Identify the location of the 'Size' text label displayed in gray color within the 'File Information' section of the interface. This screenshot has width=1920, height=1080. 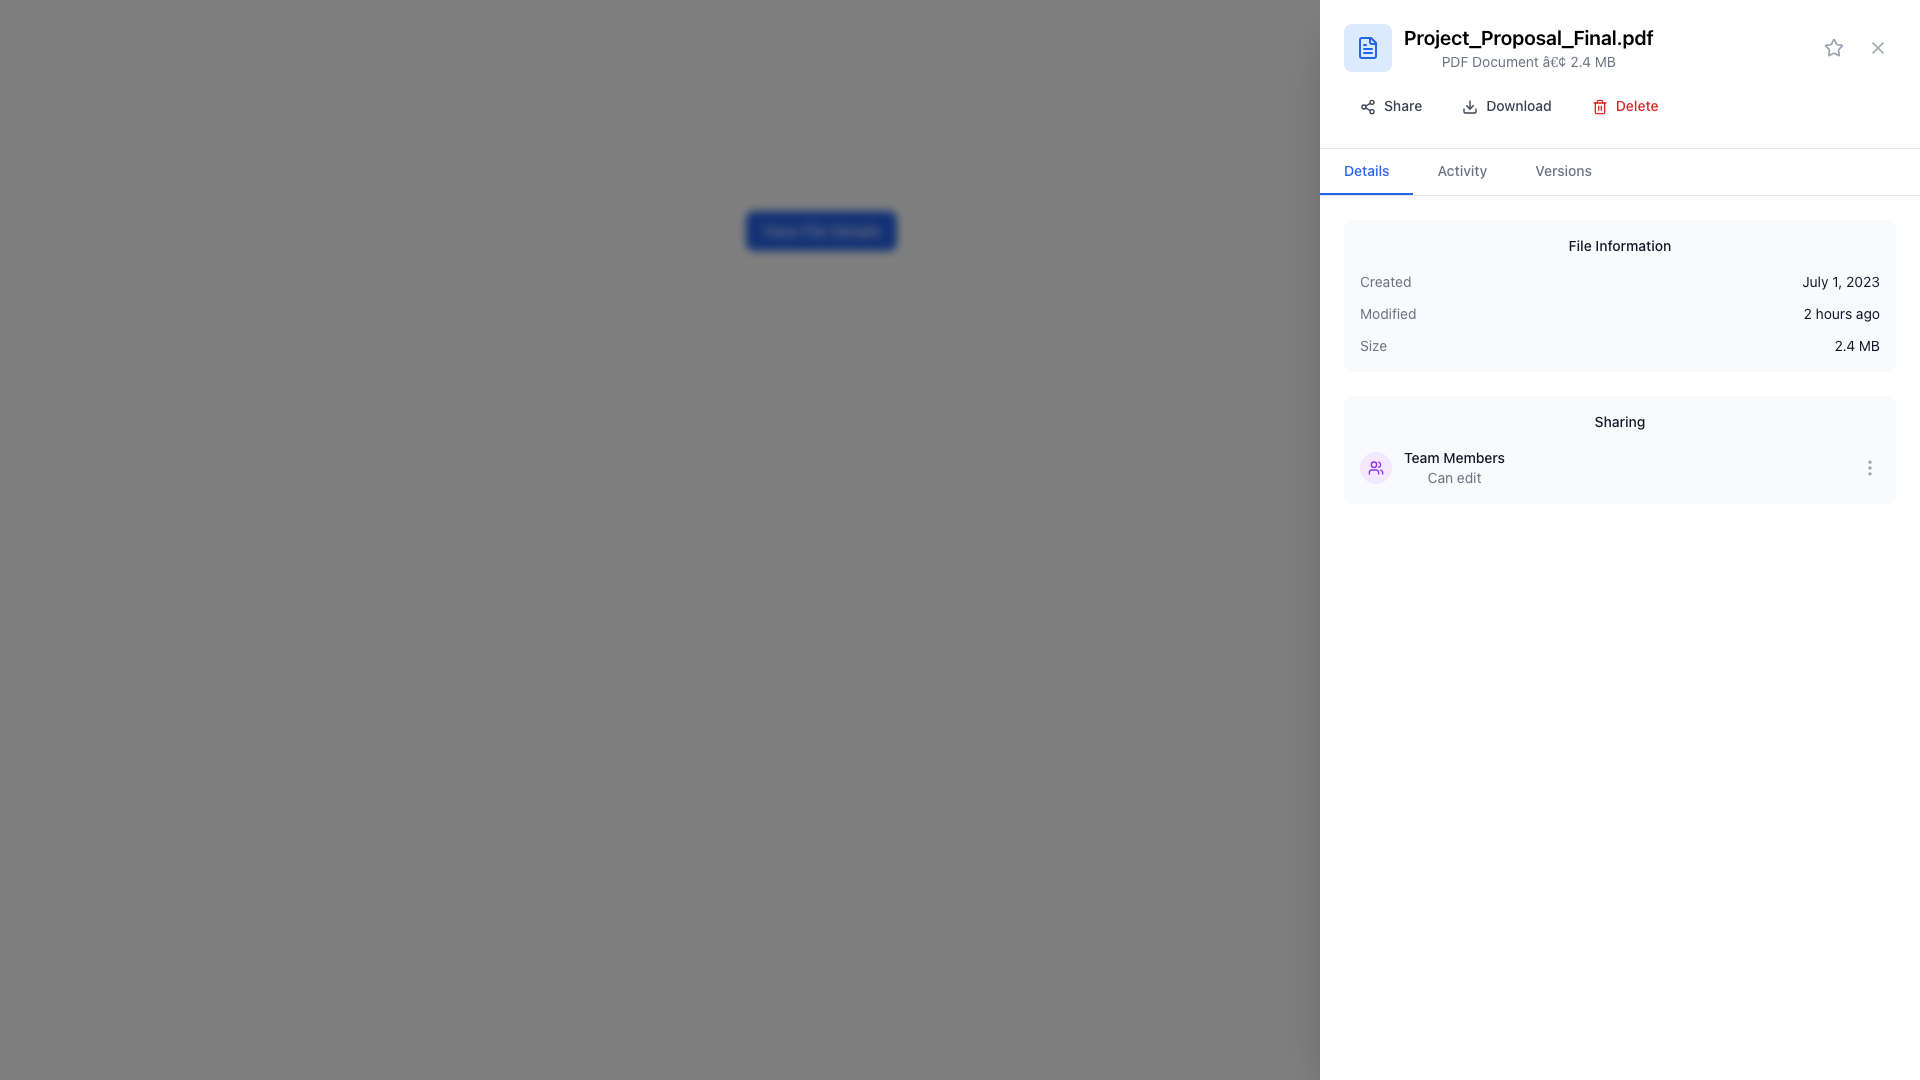
(1372, 345).